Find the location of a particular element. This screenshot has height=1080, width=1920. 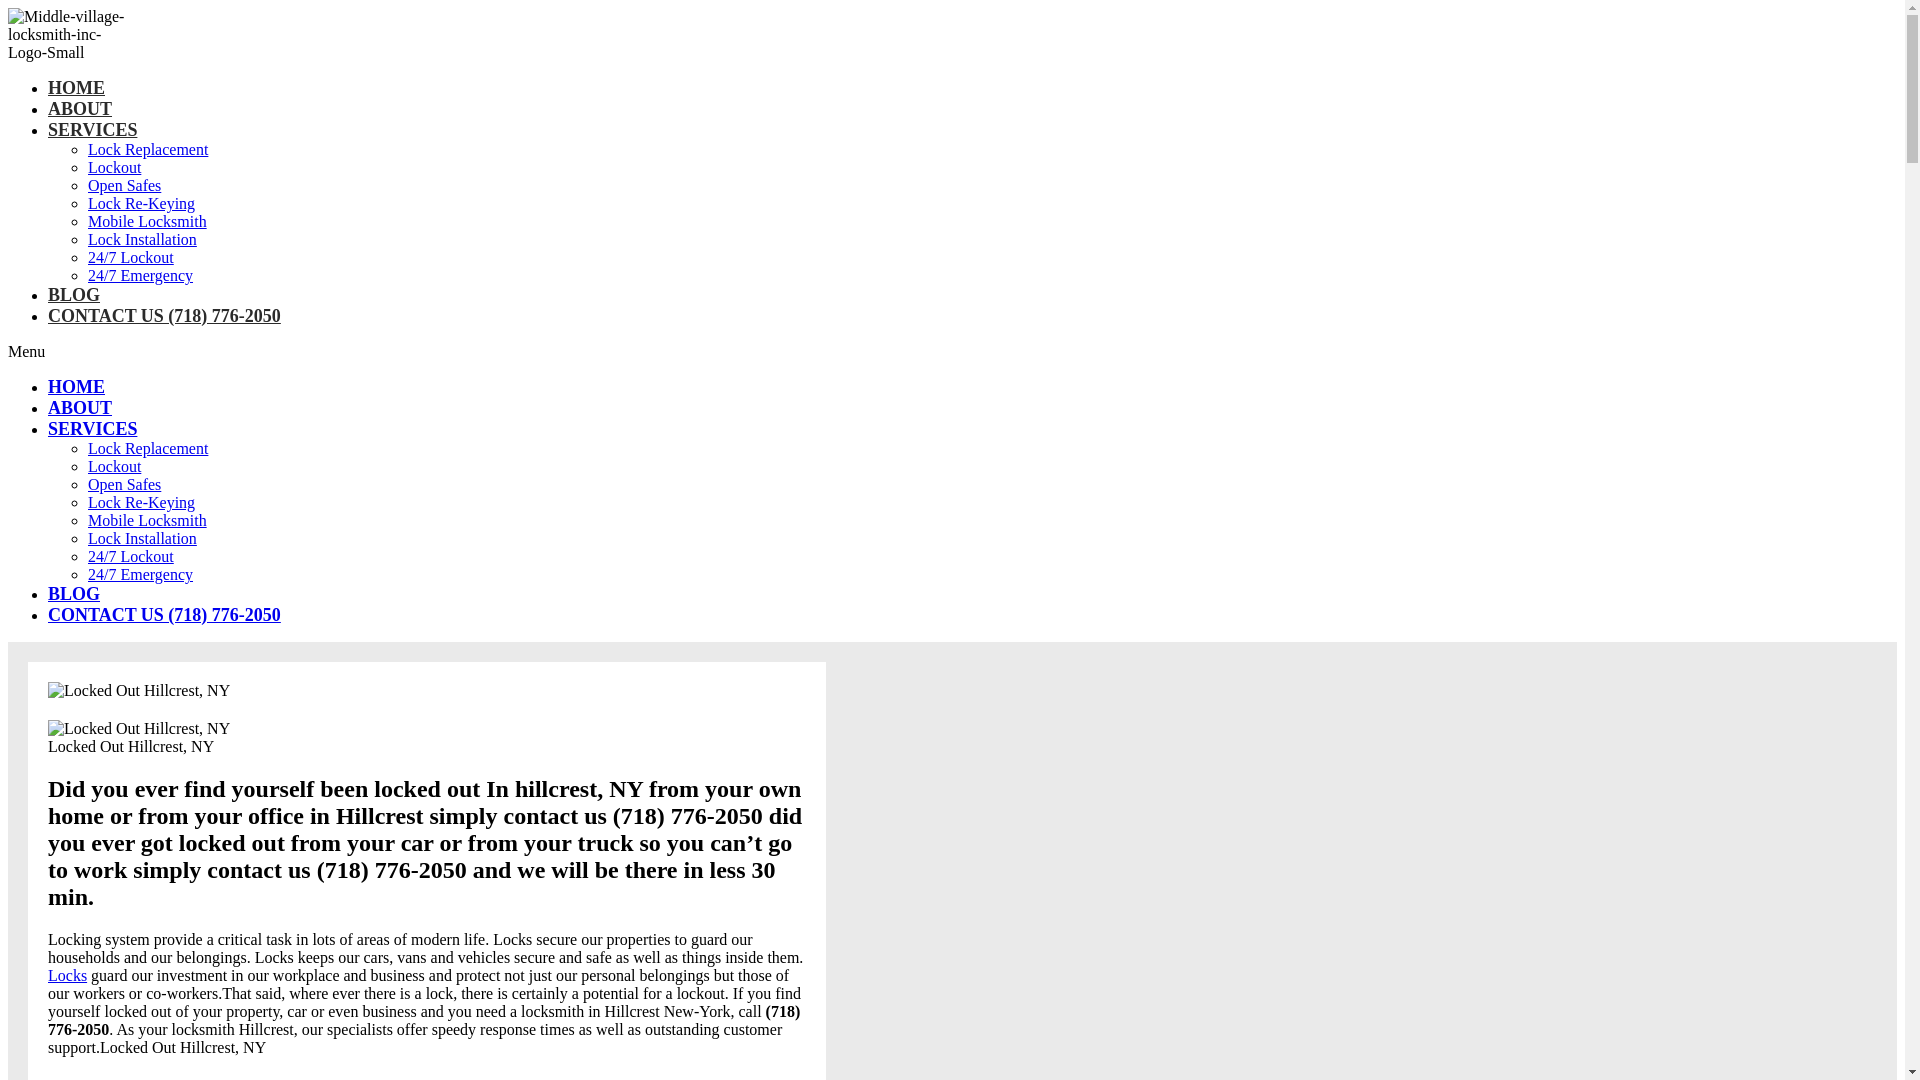

'CONTACT US (718) 776-2050' is located at coordinates (164, 315).